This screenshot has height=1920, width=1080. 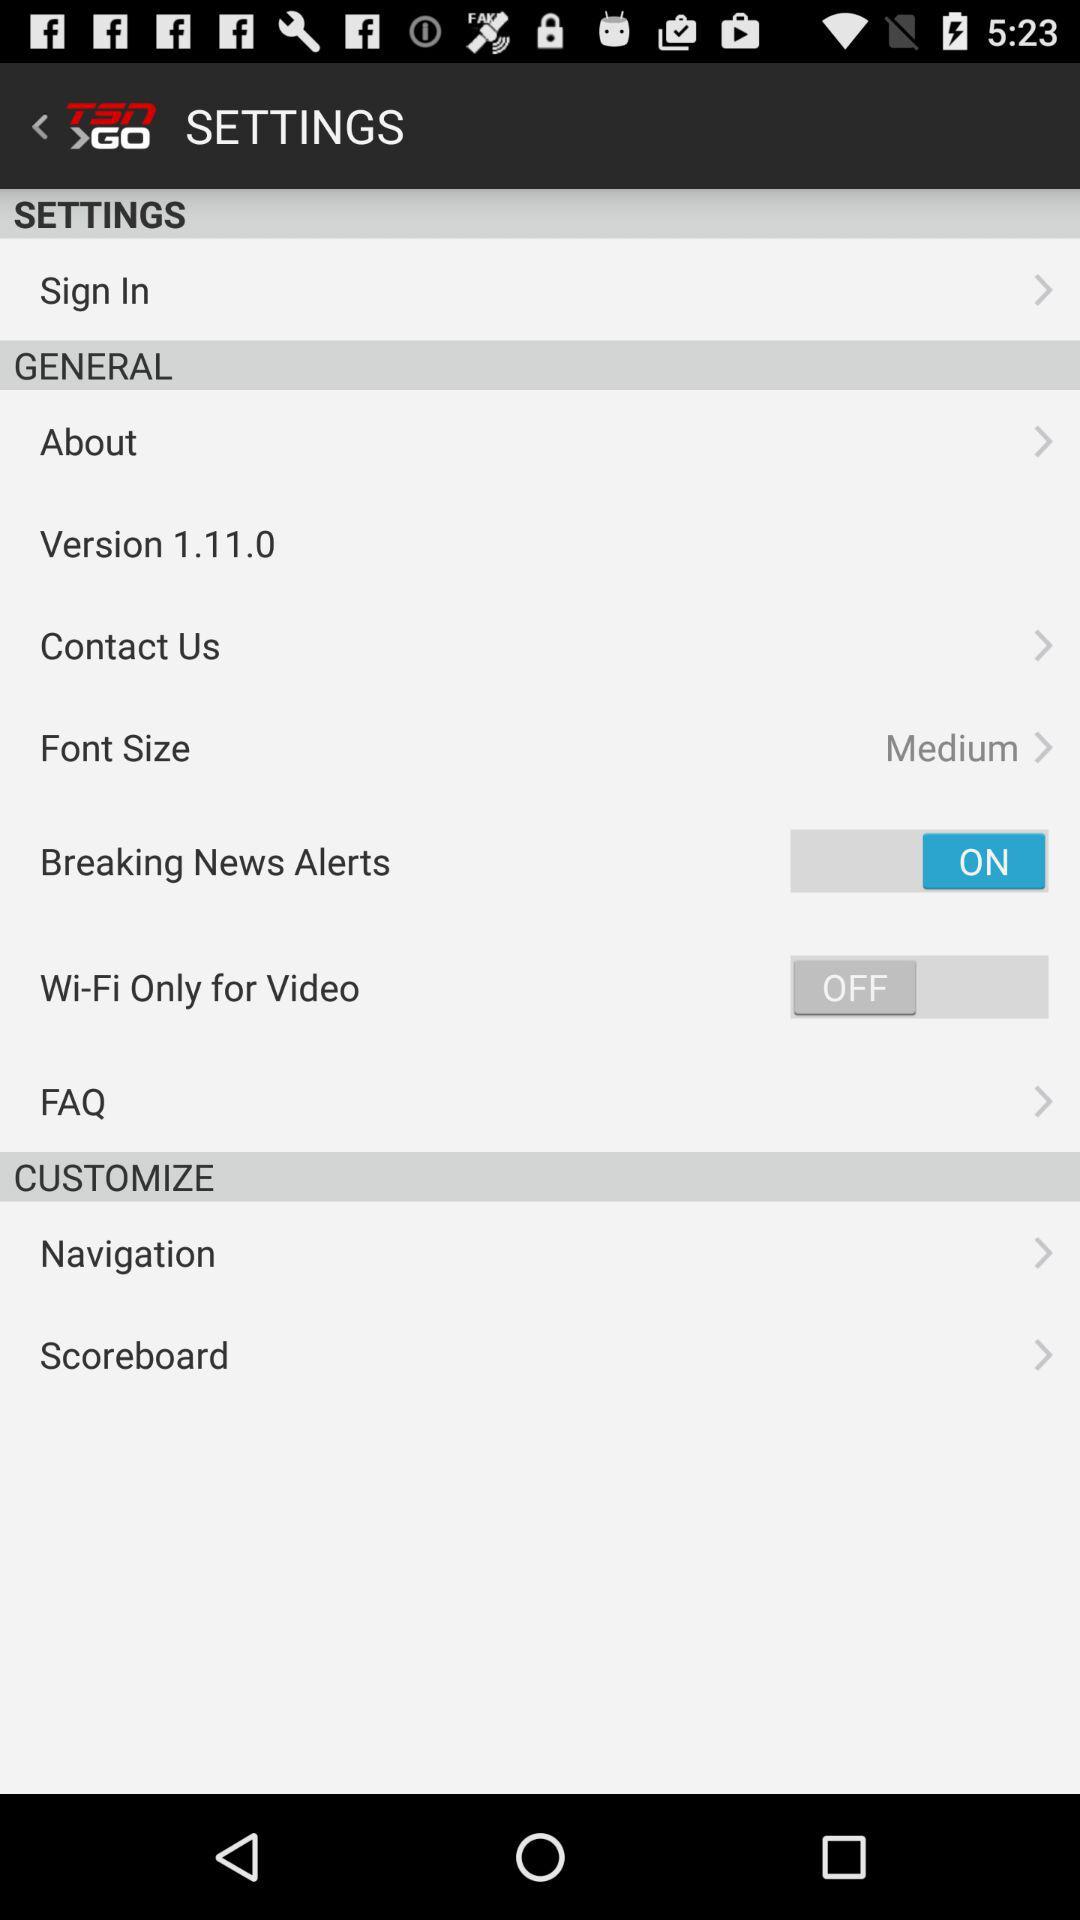 What do you see at coordinates (919, 860) in the screenshot?
I see `alerts on/off button` at bounding box center [919, 860].